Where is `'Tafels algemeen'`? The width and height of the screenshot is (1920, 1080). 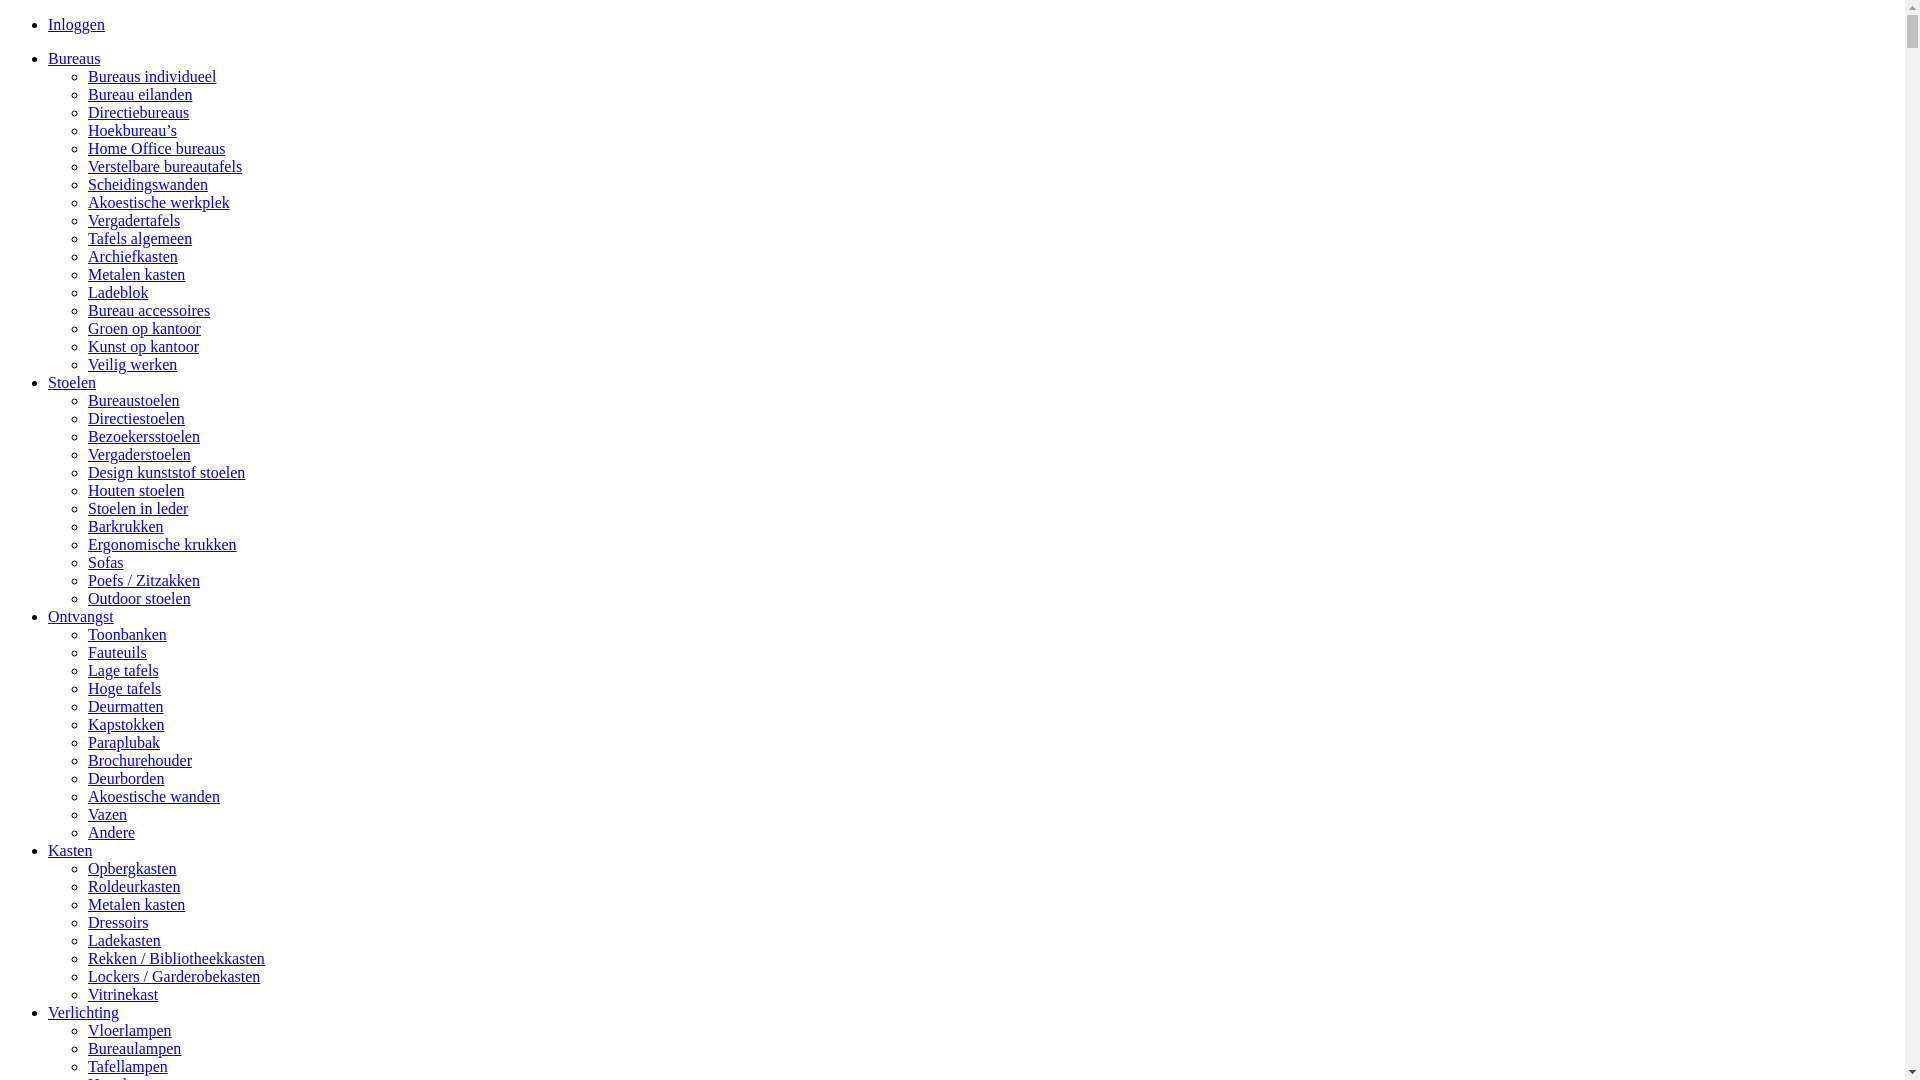
'Tafels algemeen' is located at coordinates (138, 237).